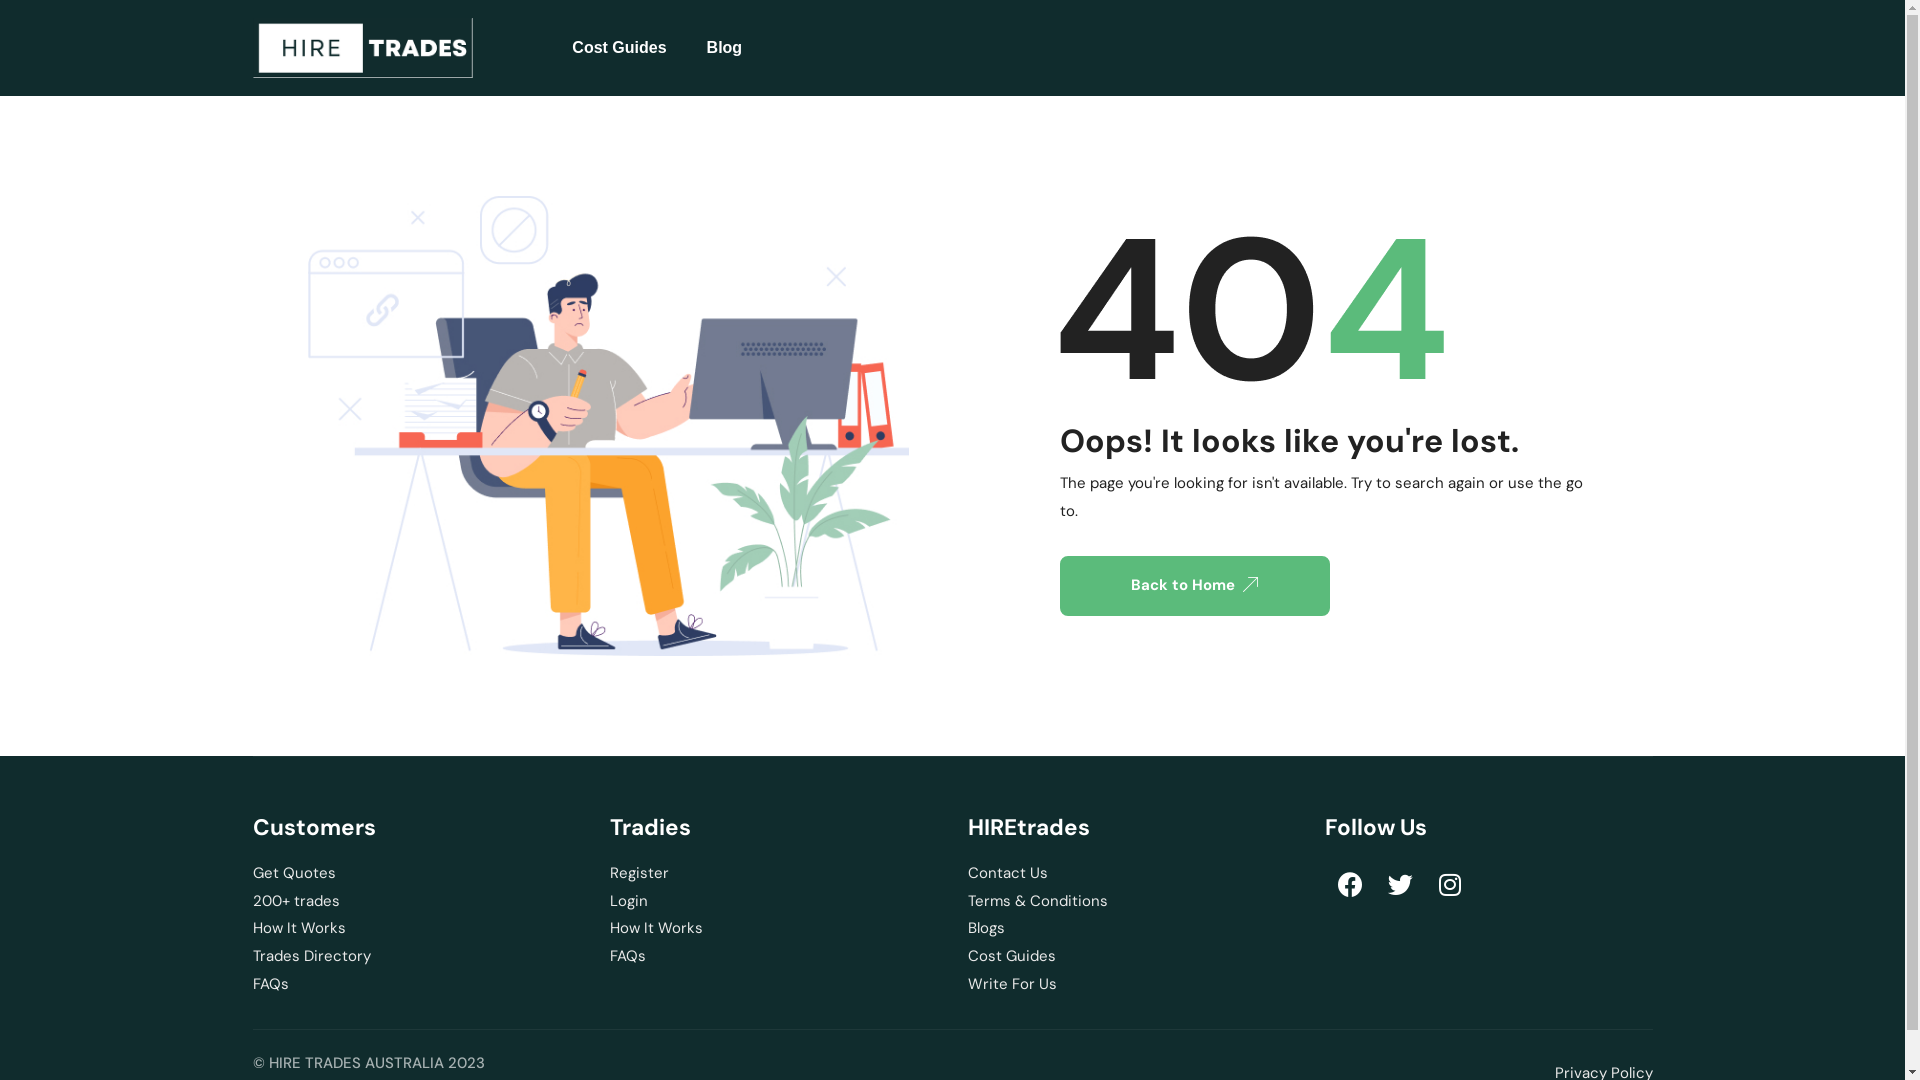 The width and height of the screenshot is (1920, 1080). What do you see at coordinates (723, 46) in the screenshot?
I see `'Blog'` at bounding box center [723, 46].